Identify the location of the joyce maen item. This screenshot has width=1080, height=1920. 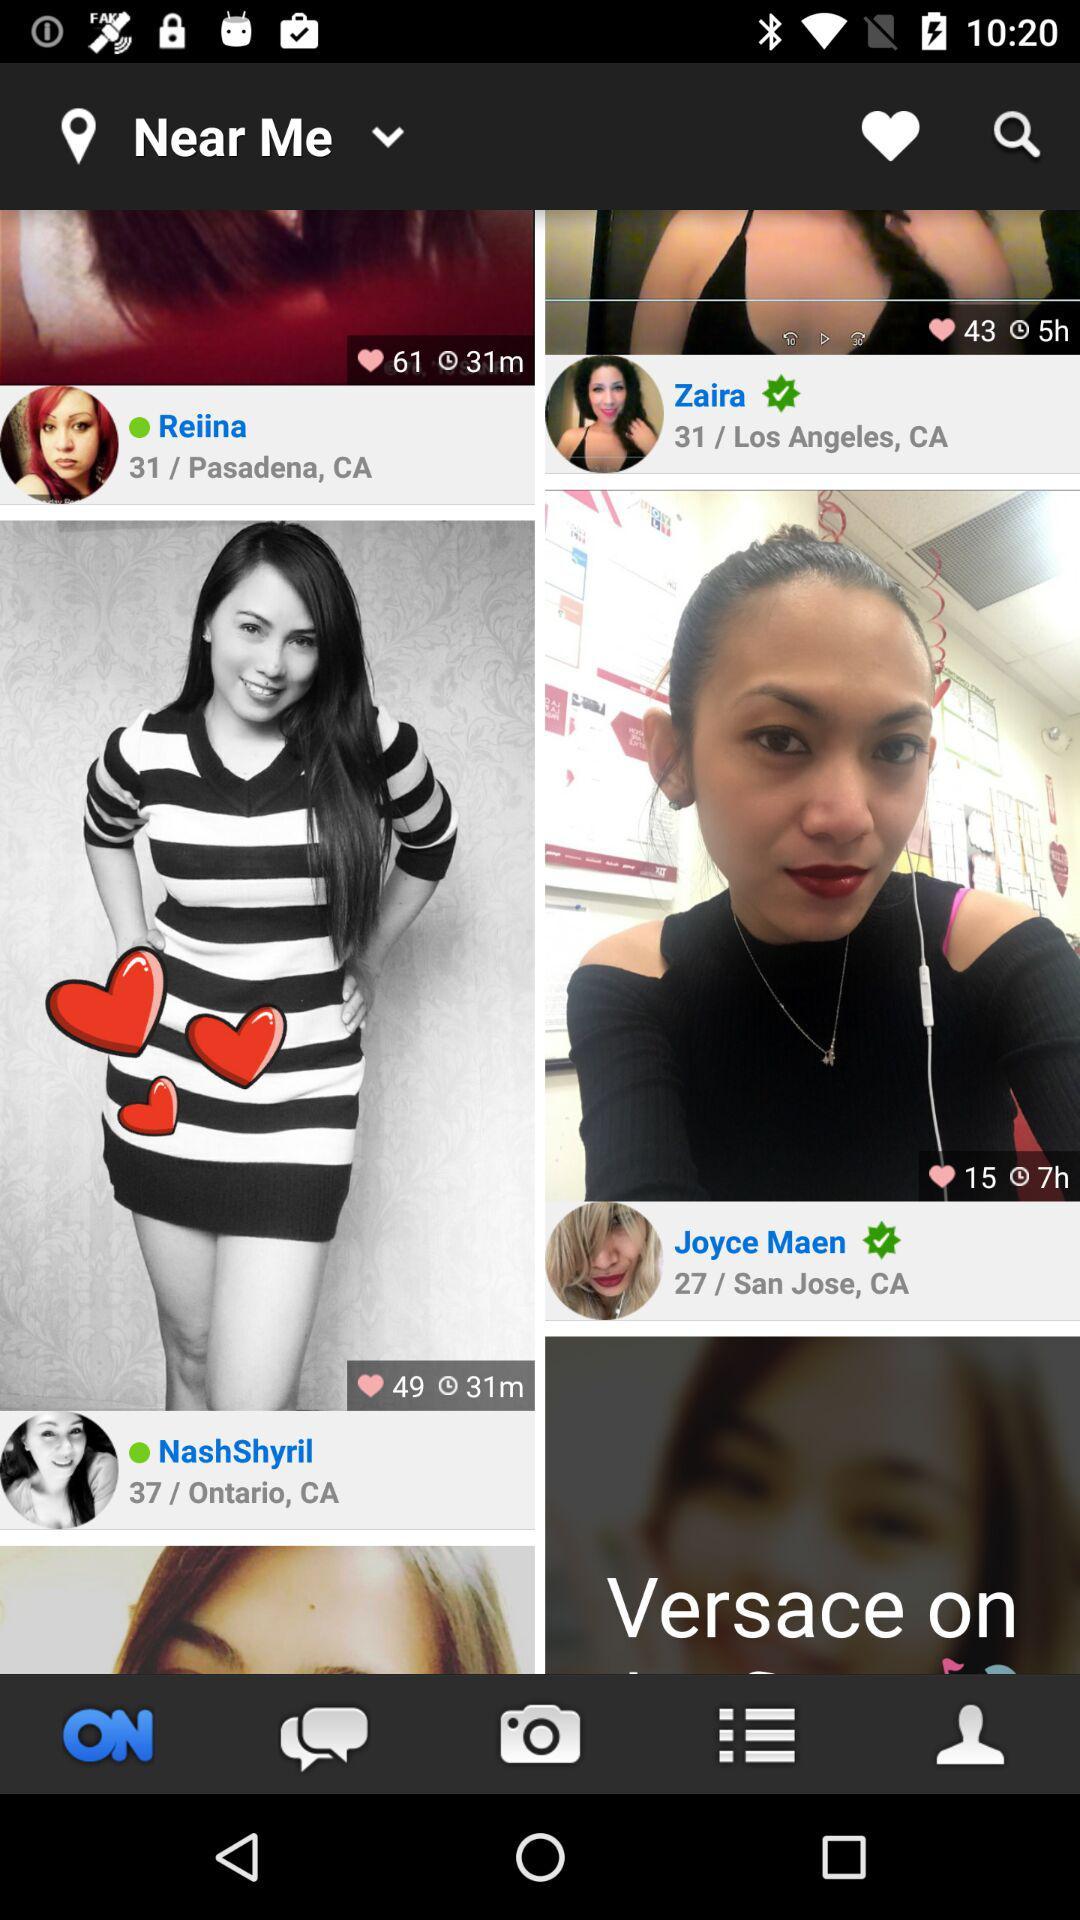
(760, 1239).